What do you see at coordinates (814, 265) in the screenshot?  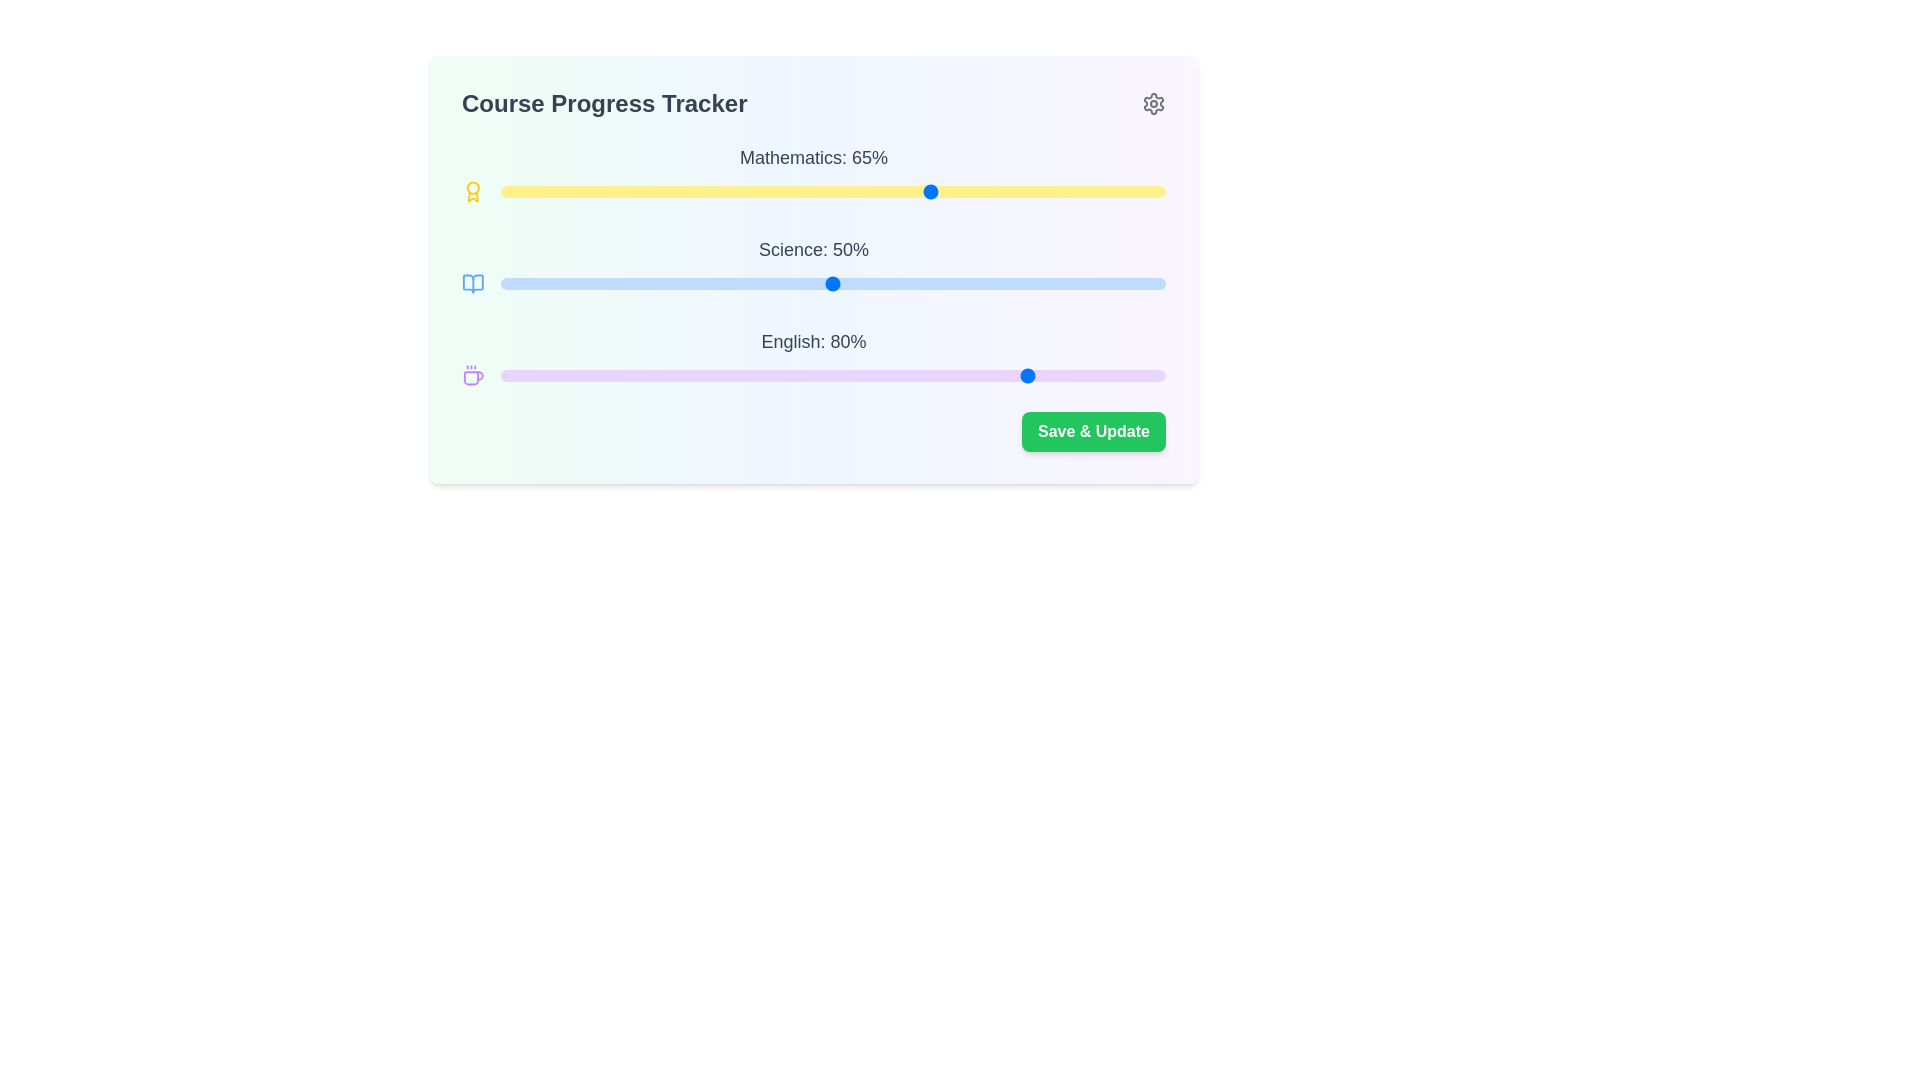 I see `the Grouped progress bars labeled 'Course Progress Tracker' to focus on the progress data for Mathematics, Science, and English` at bounding box center [814, 265].